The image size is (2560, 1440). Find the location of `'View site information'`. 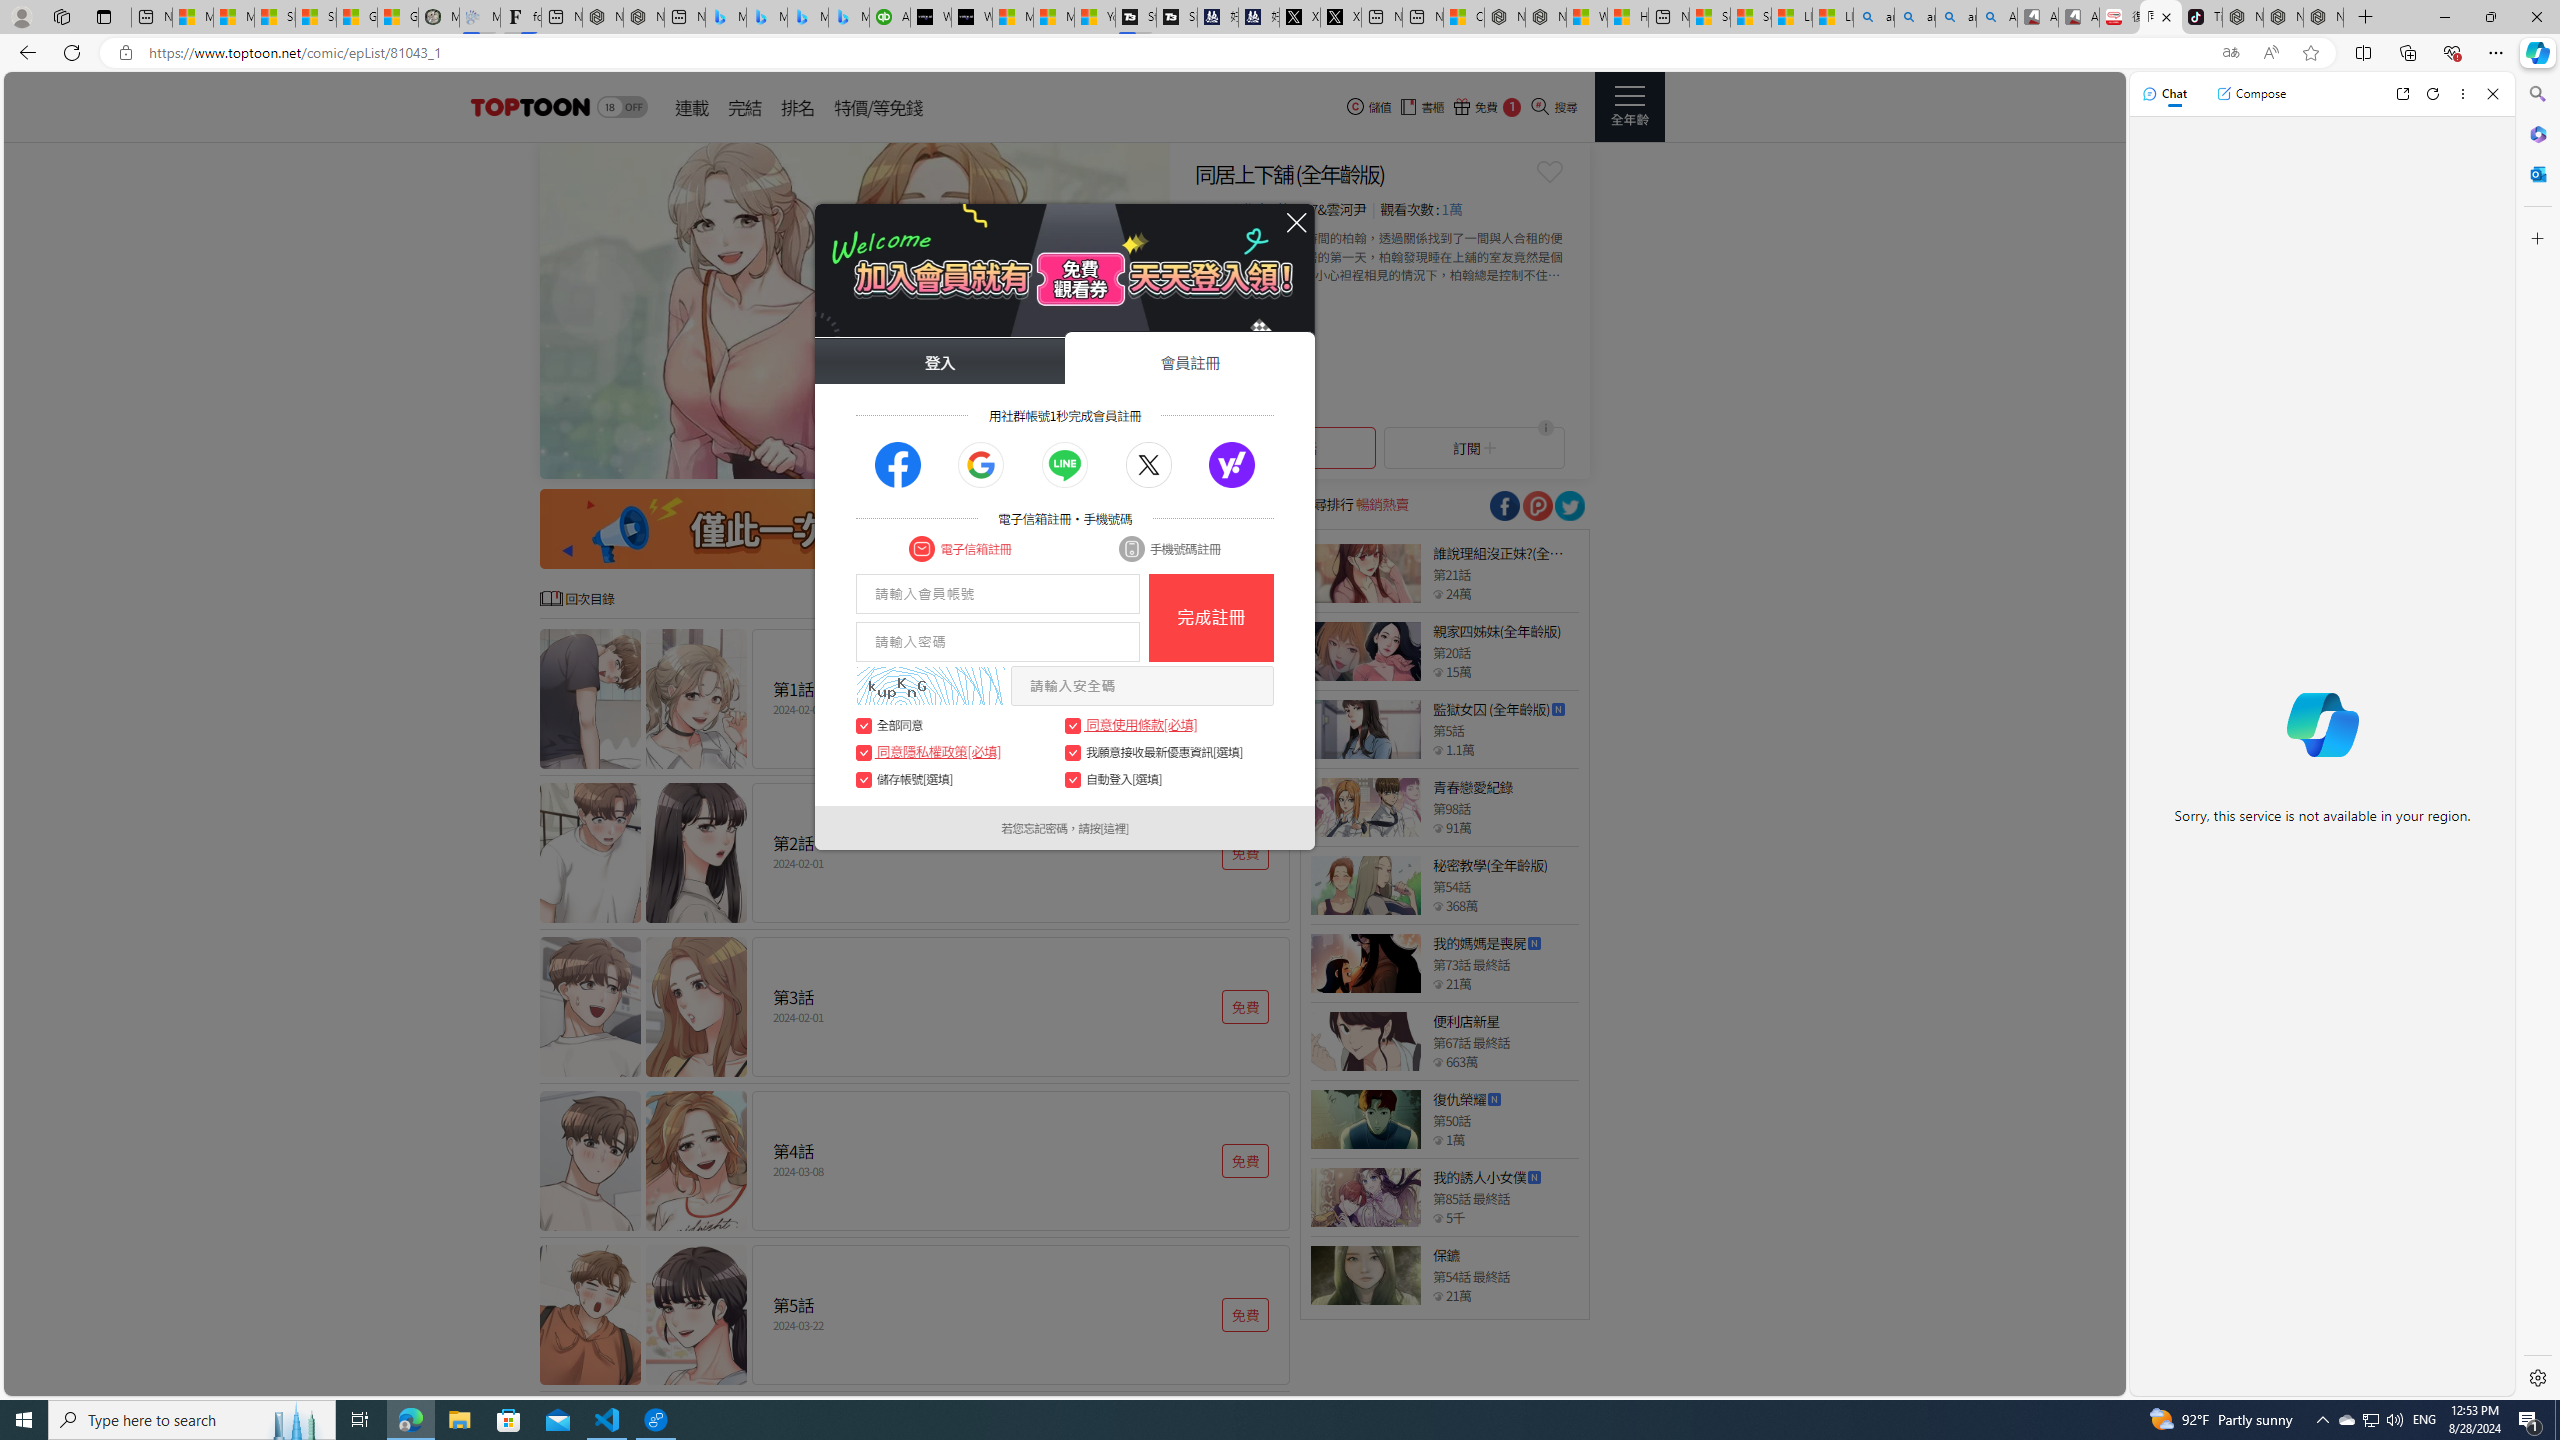

'View site information' is located at coordinates (125, 53).